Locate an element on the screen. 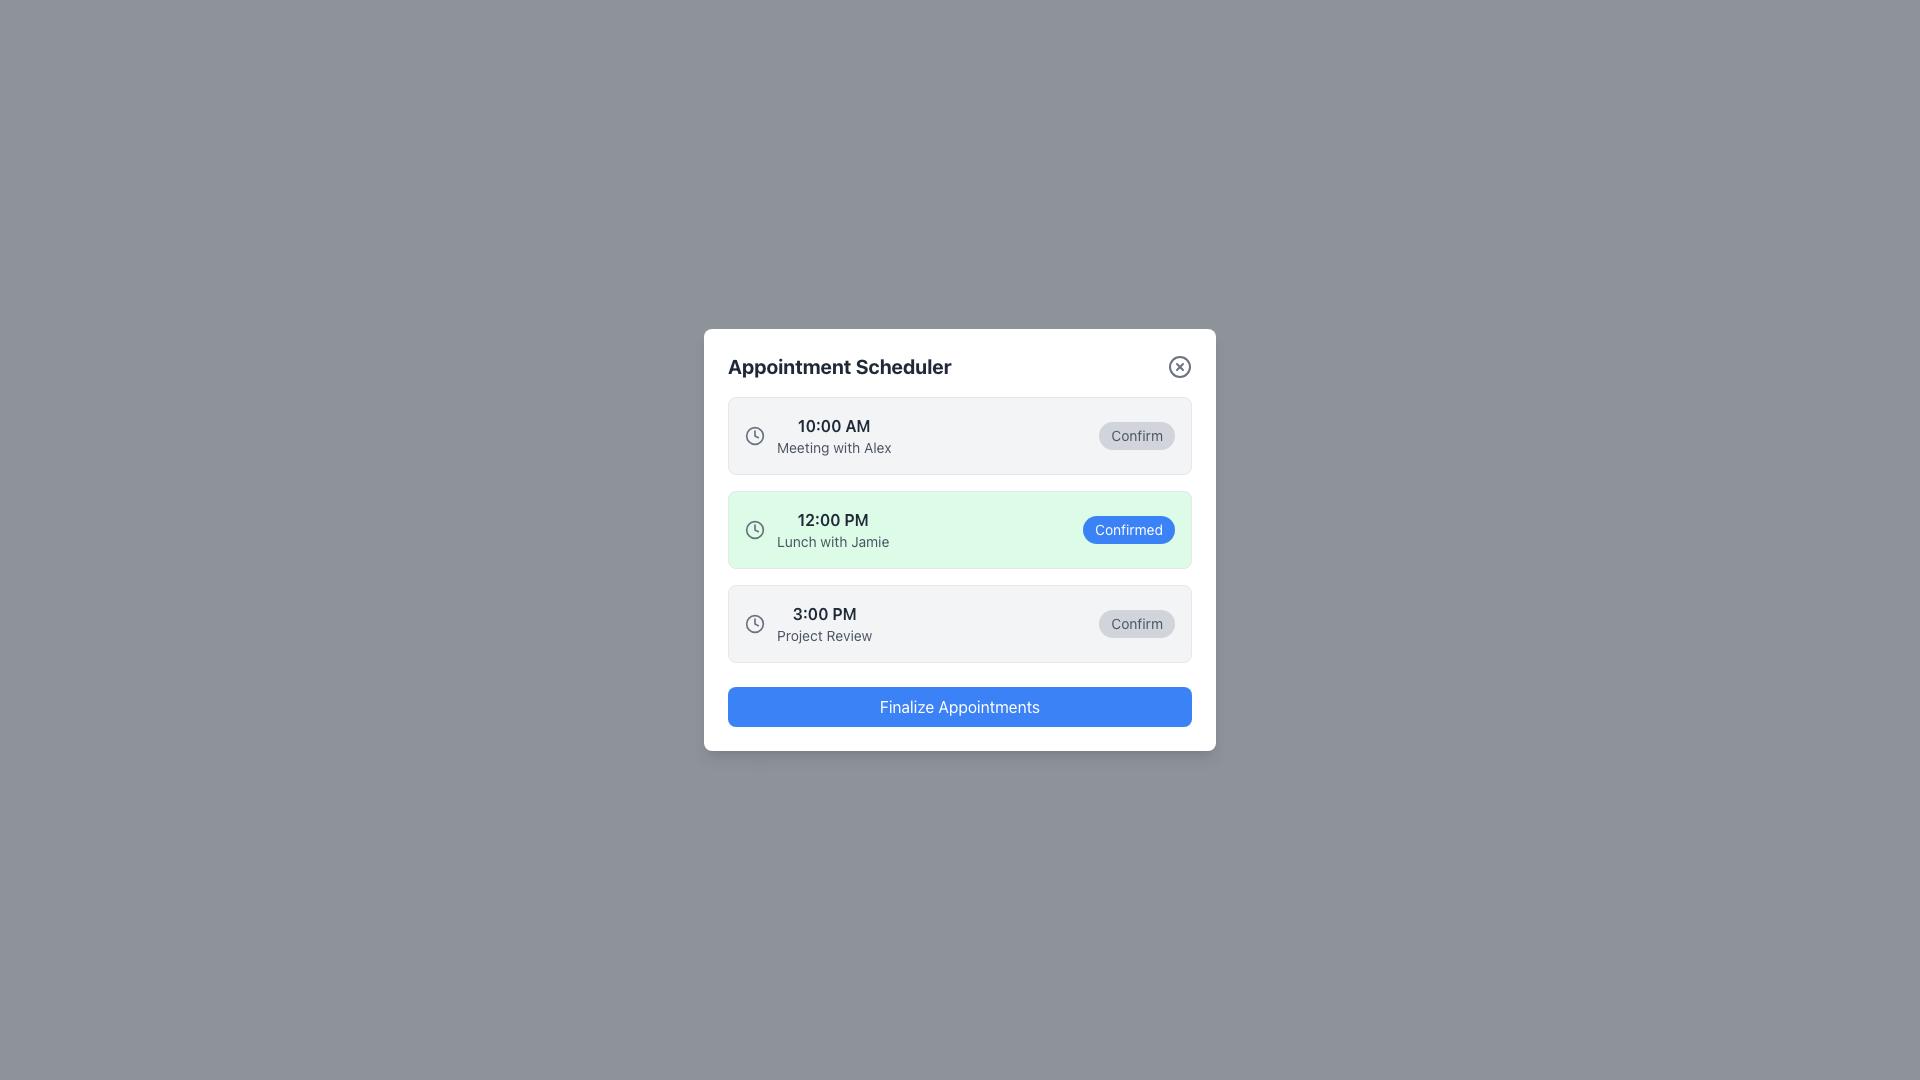  the finalization button located at the bottom of the Appointment Scheduler interface to finalize all appointments is located at coordinates (960, 705).